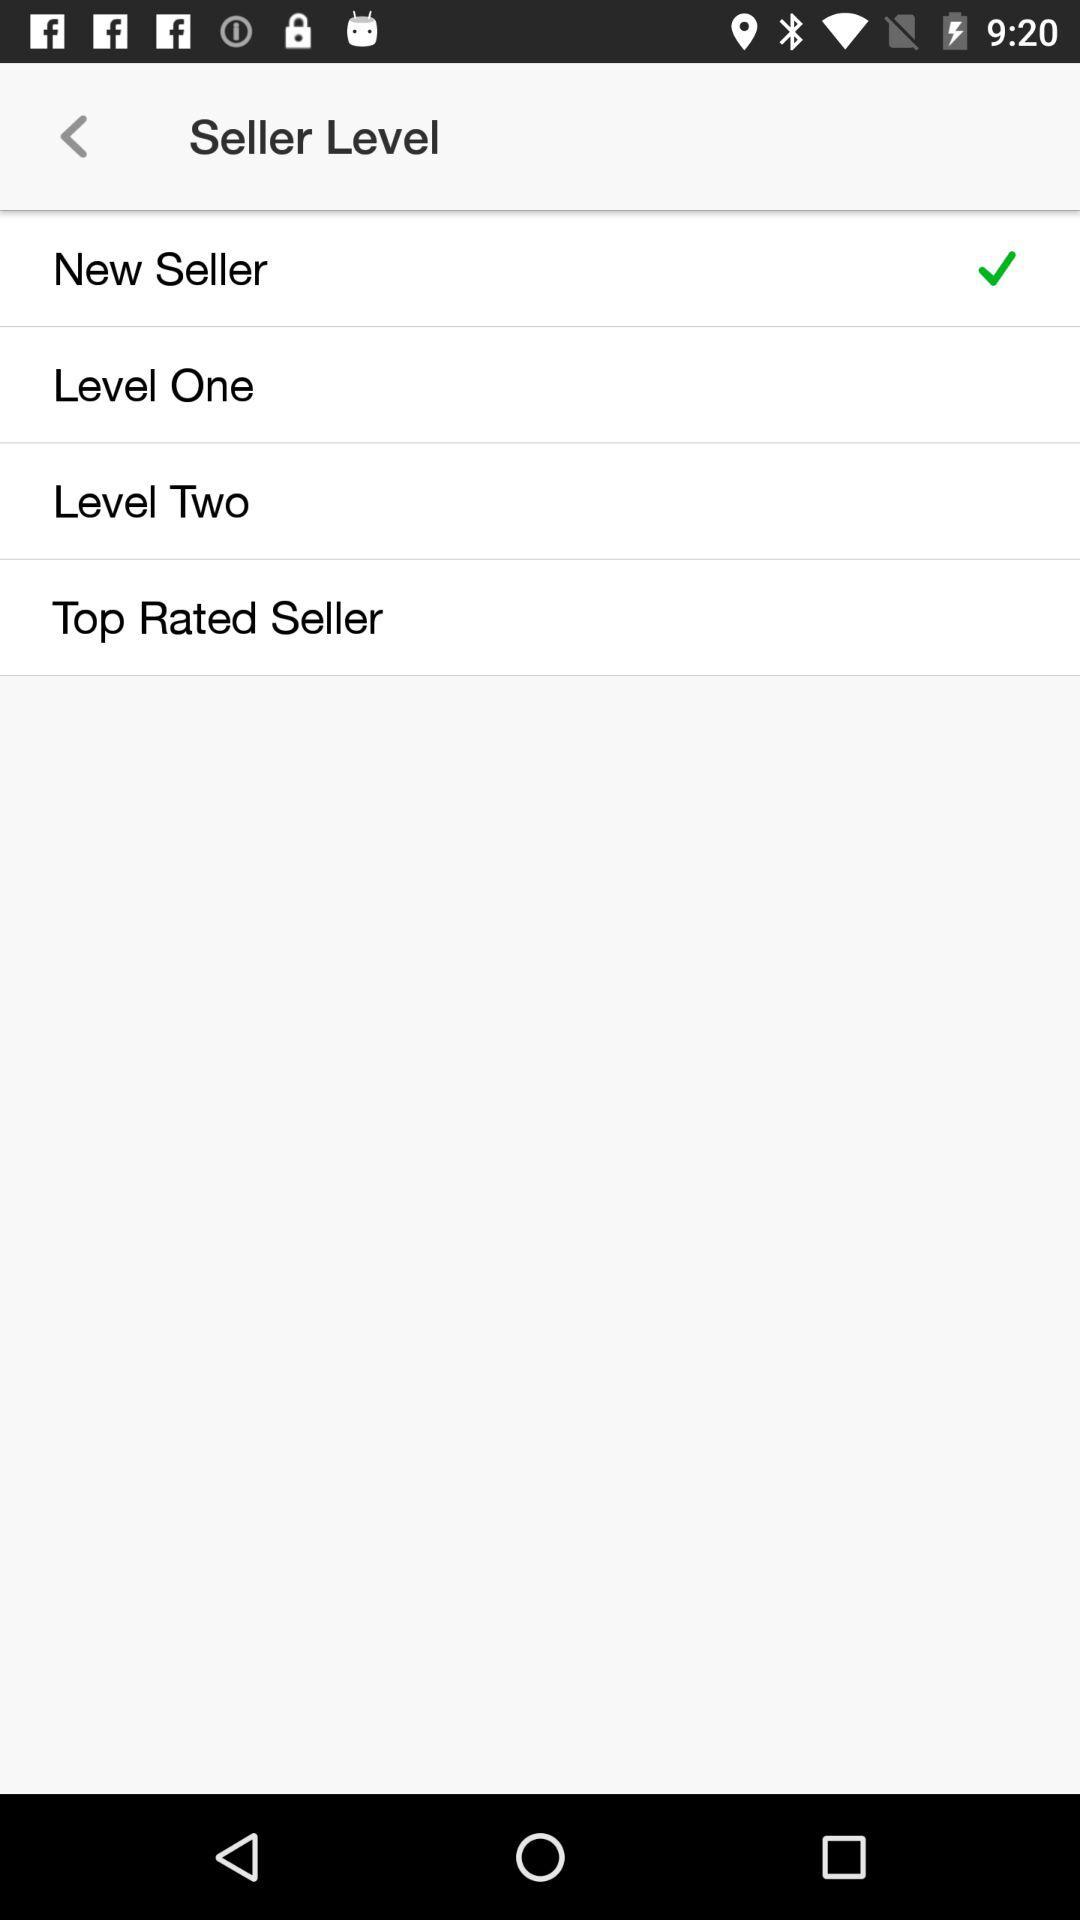 The width and height of the screenshot is (1080, 1920). Describe the element at coordinates (472, 267) in the screenshot. I see `icon above level one item` at that location.